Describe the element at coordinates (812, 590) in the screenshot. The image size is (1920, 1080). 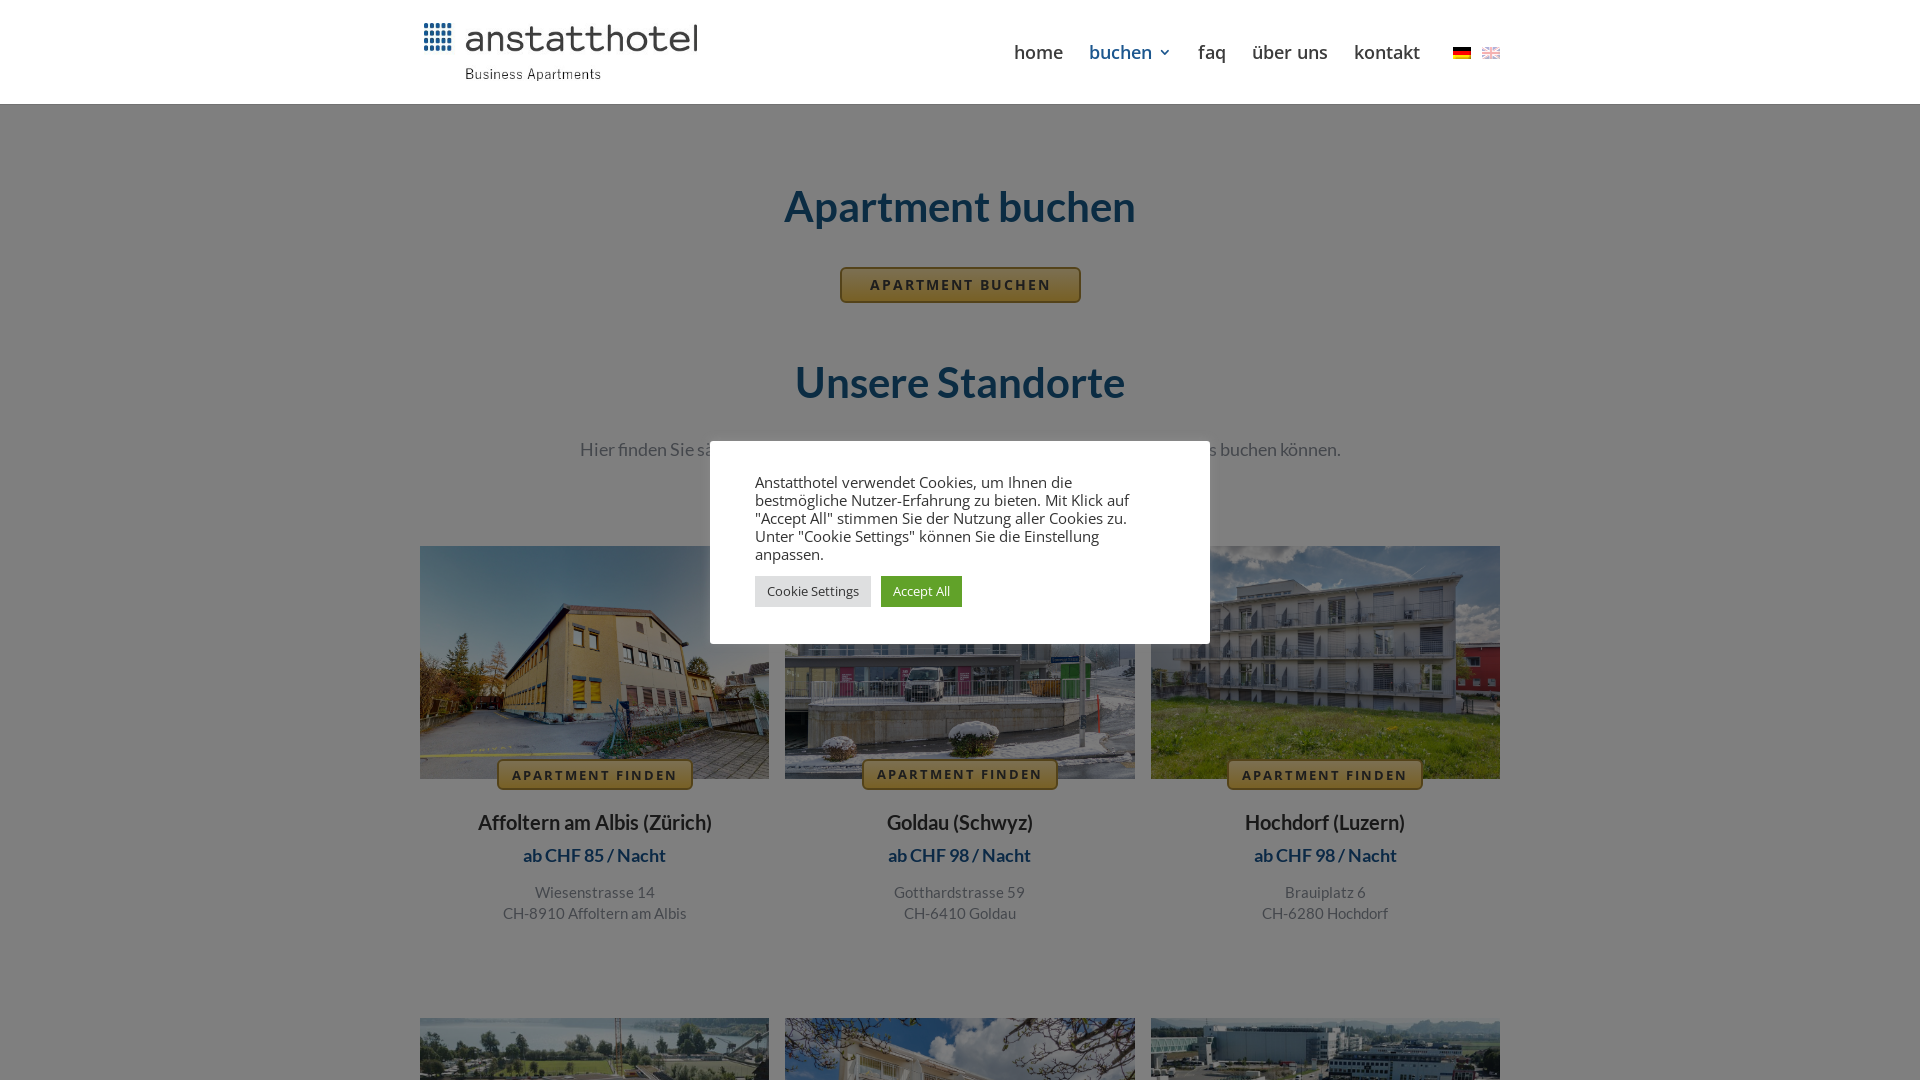
I see `'Cookie Settings'` at that location.